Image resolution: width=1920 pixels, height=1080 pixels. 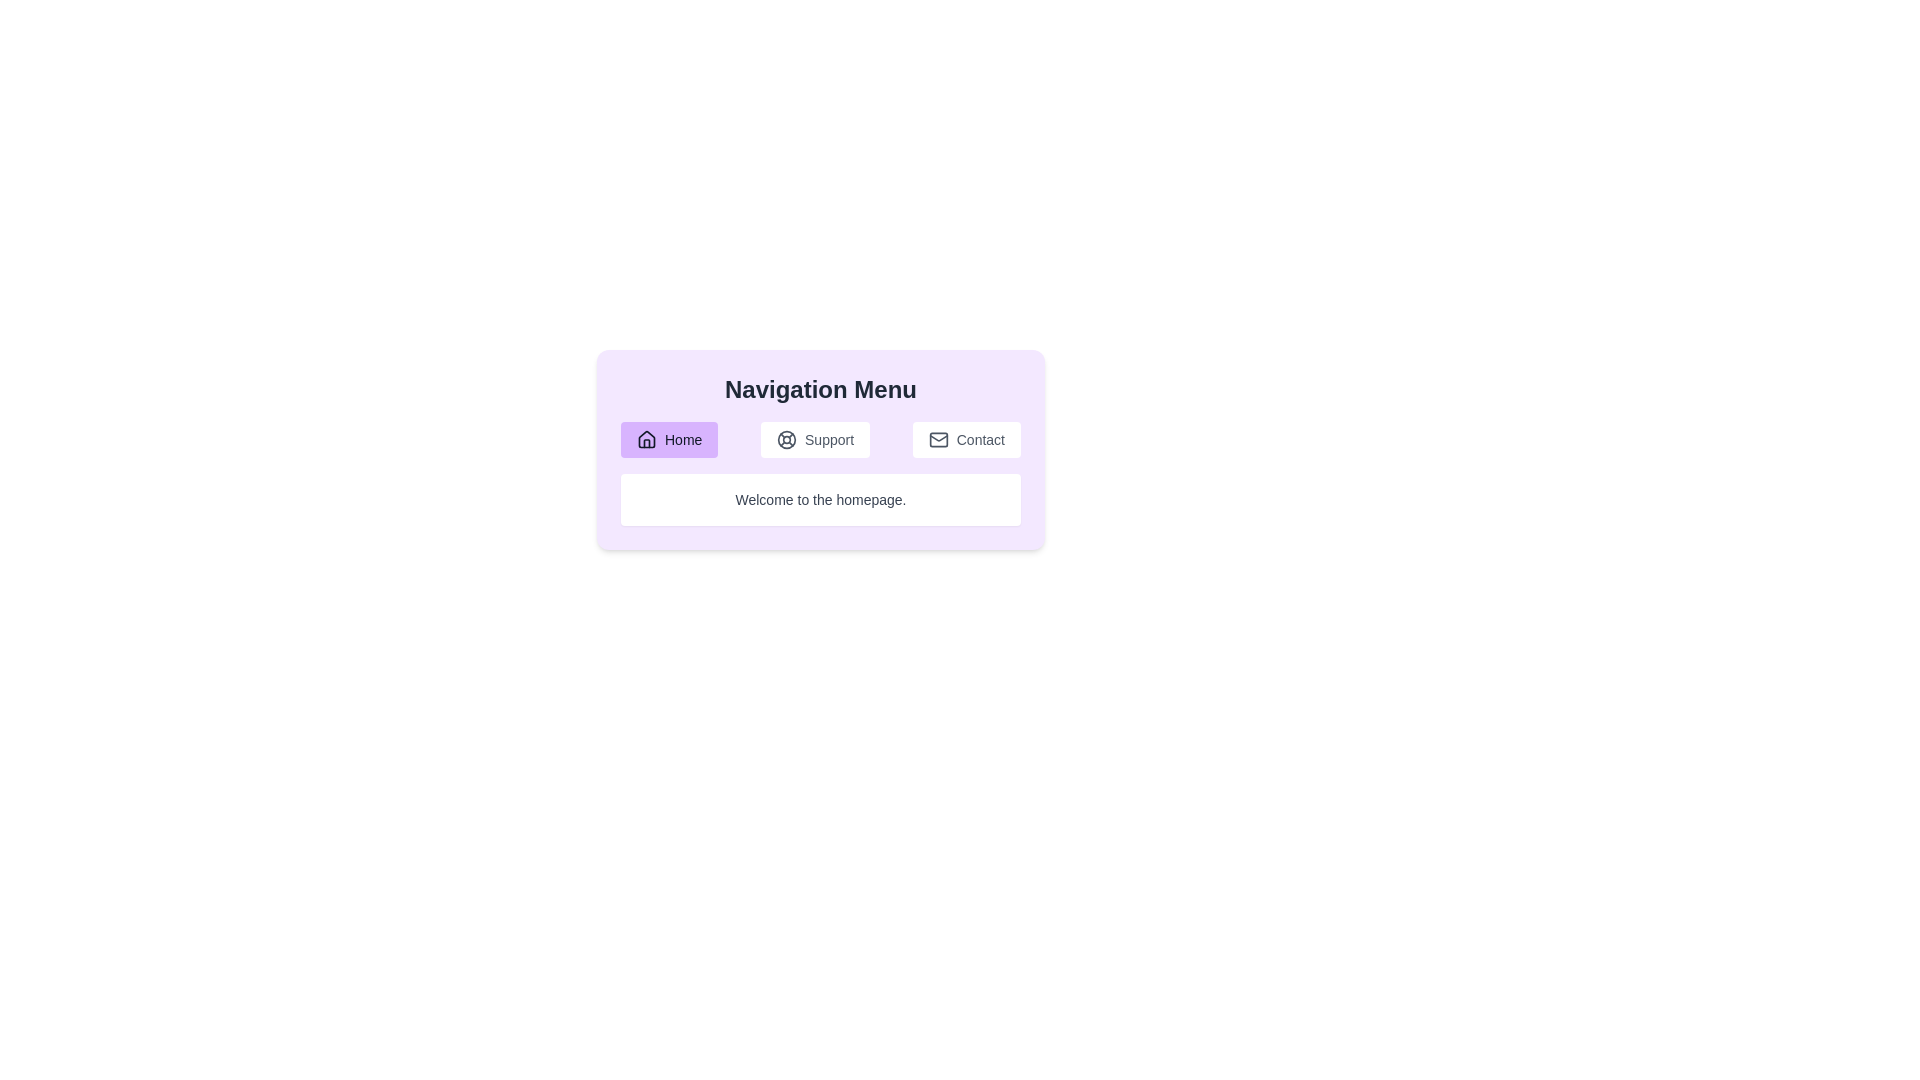 What do you see at coordinates (647, 438) in the screenshot?
I see `the 'Home' icon in the navigation menu` at bounding box center [647, 438].